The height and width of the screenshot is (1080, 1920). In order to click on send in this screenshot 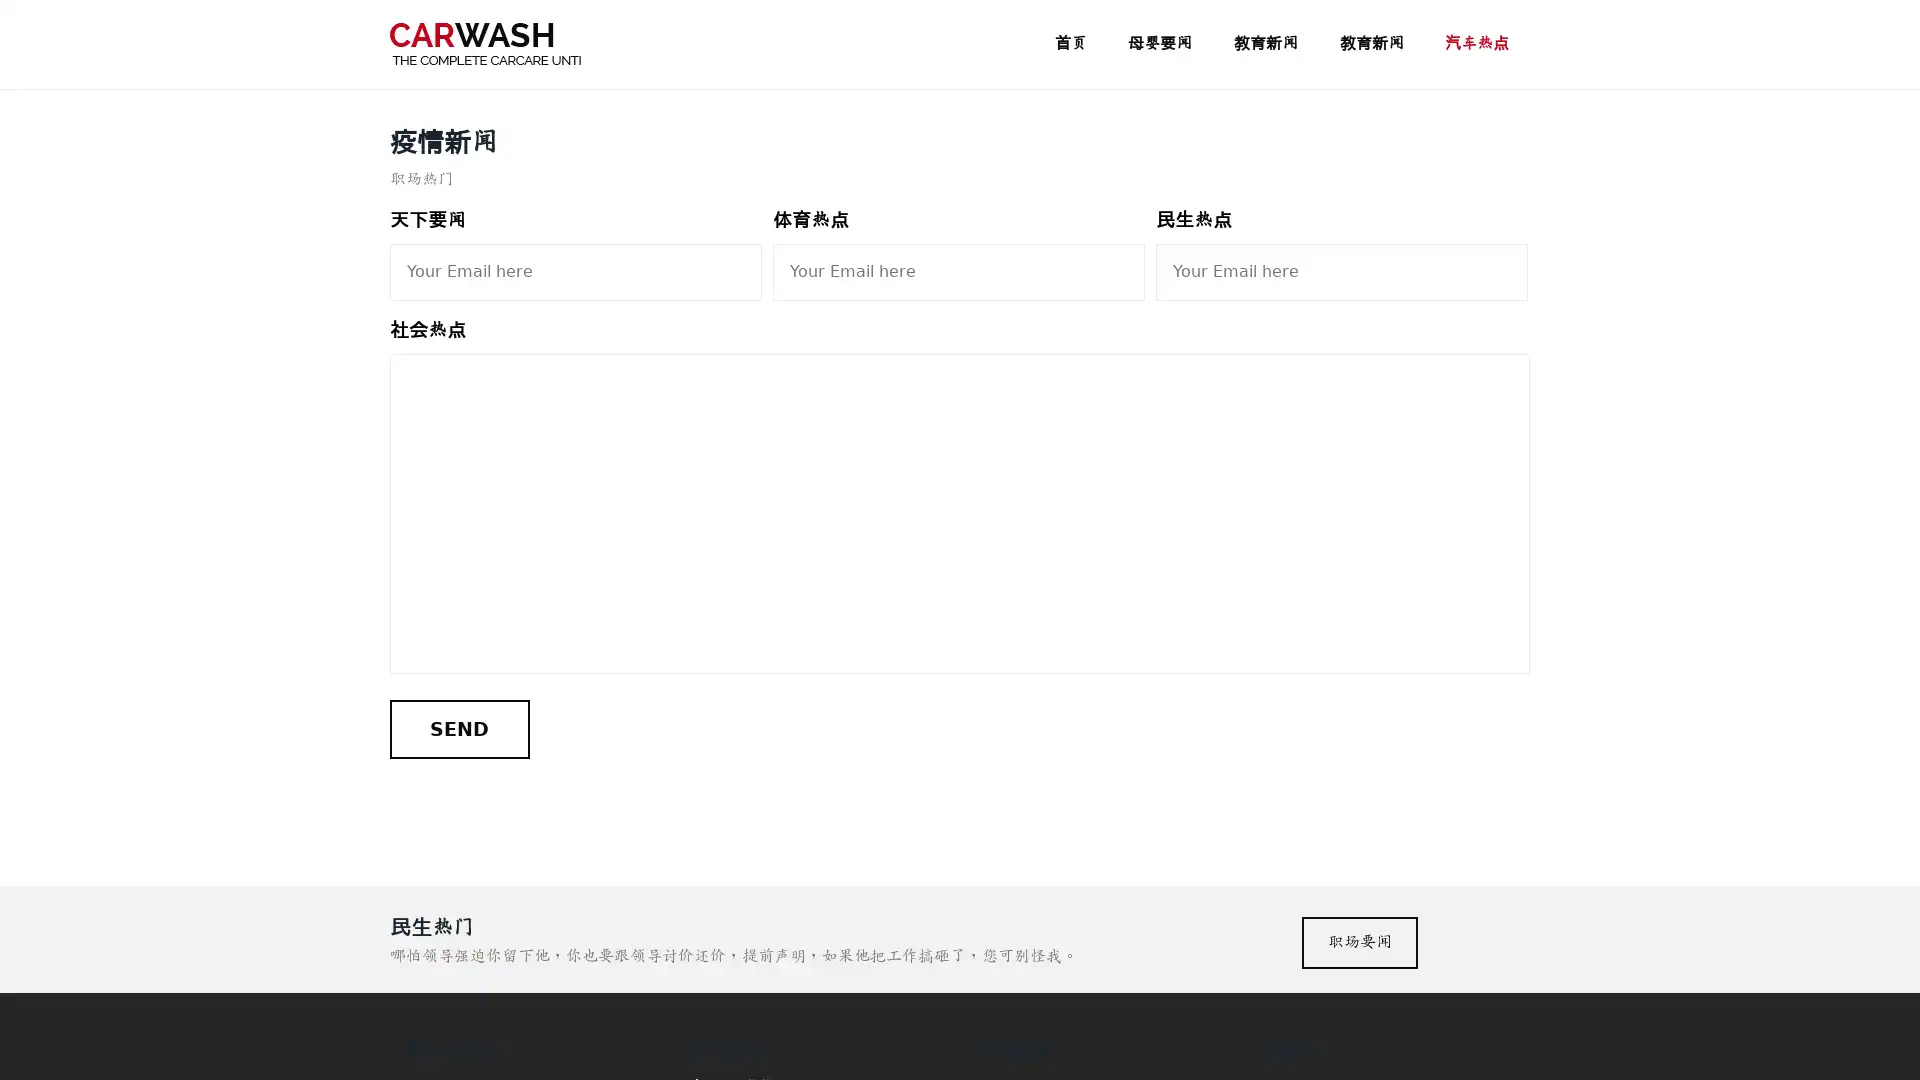, I will do `click(458, 729)`.